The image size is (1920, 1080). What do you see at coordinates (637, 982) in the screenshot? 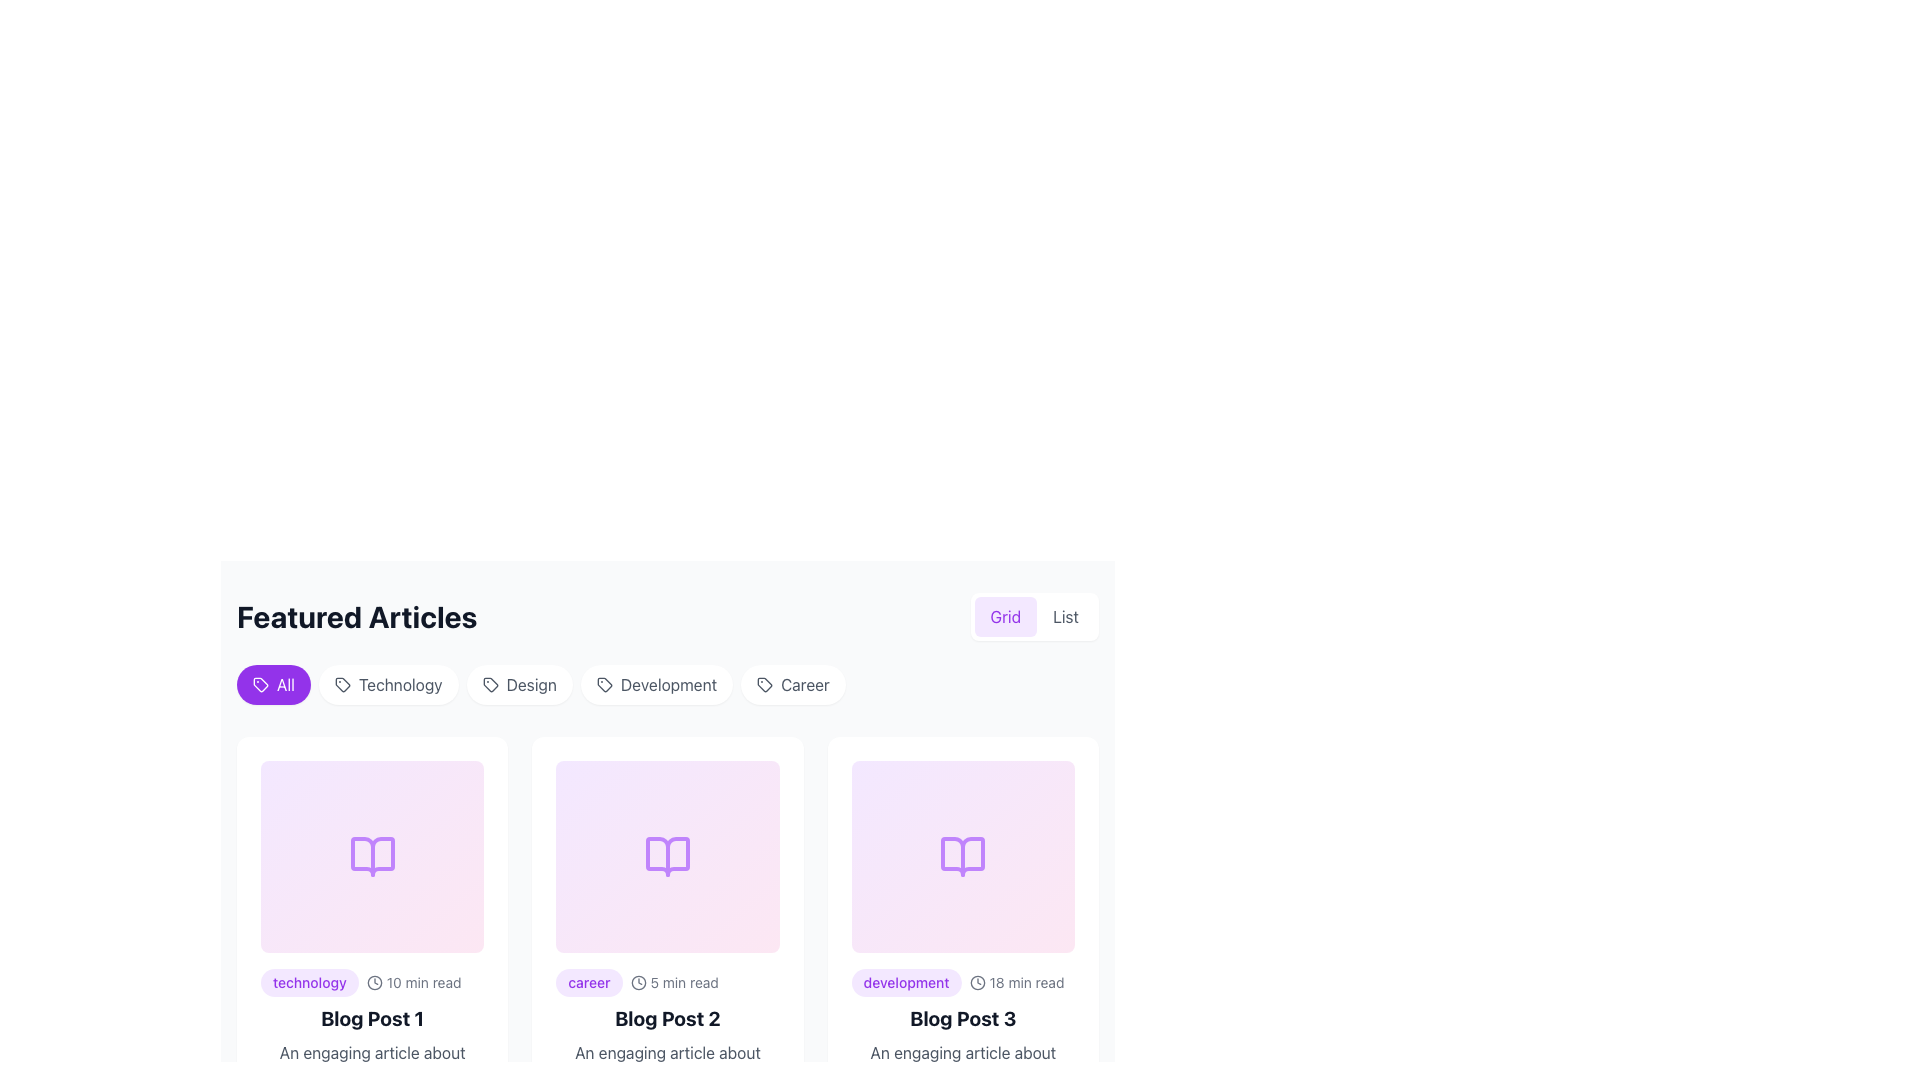
I see `the small, circular clock icon positioned to the left of the '5 min read' text below the 'Blog Post 2' heading` at bounding box center [637, 982].